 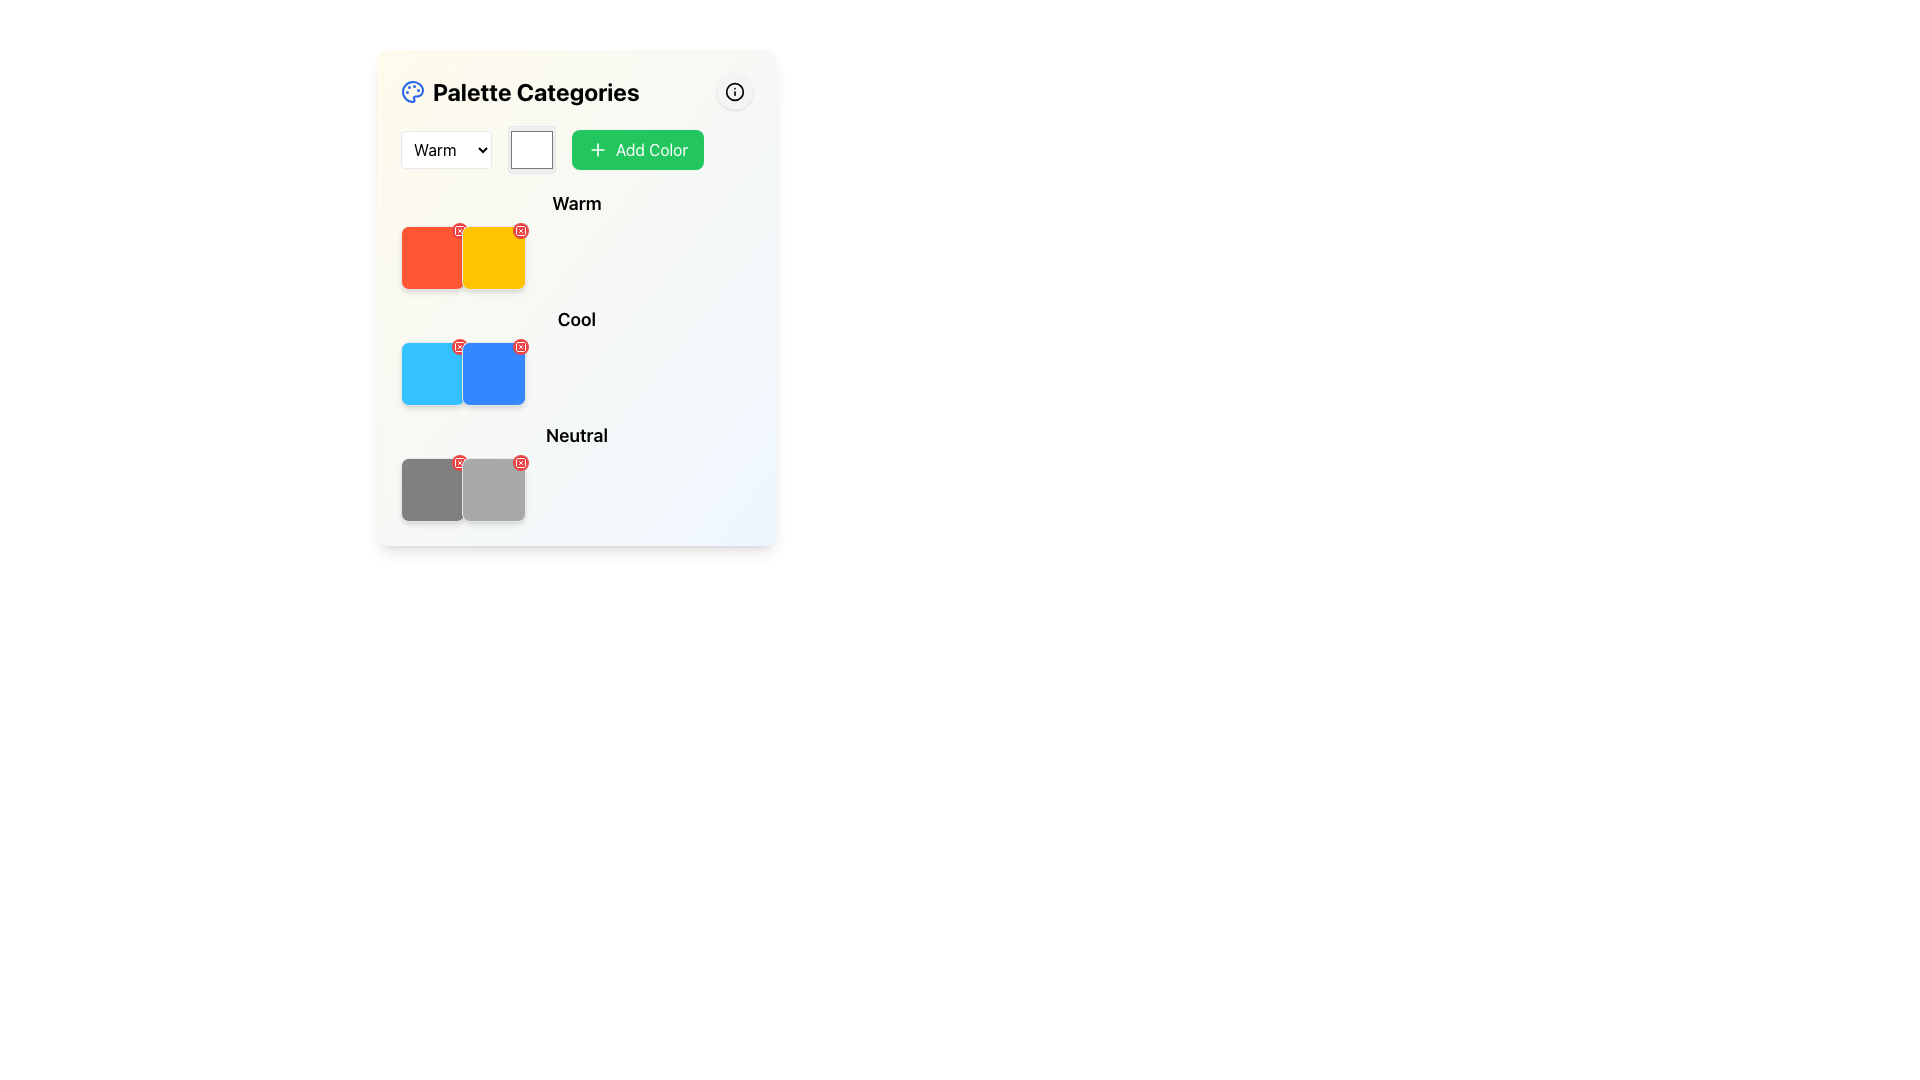 I want to click on the circular red button with a white 'X' icon in the top-right corner of the last tile in the 'Neutral' row, so click(x=521, y=462).